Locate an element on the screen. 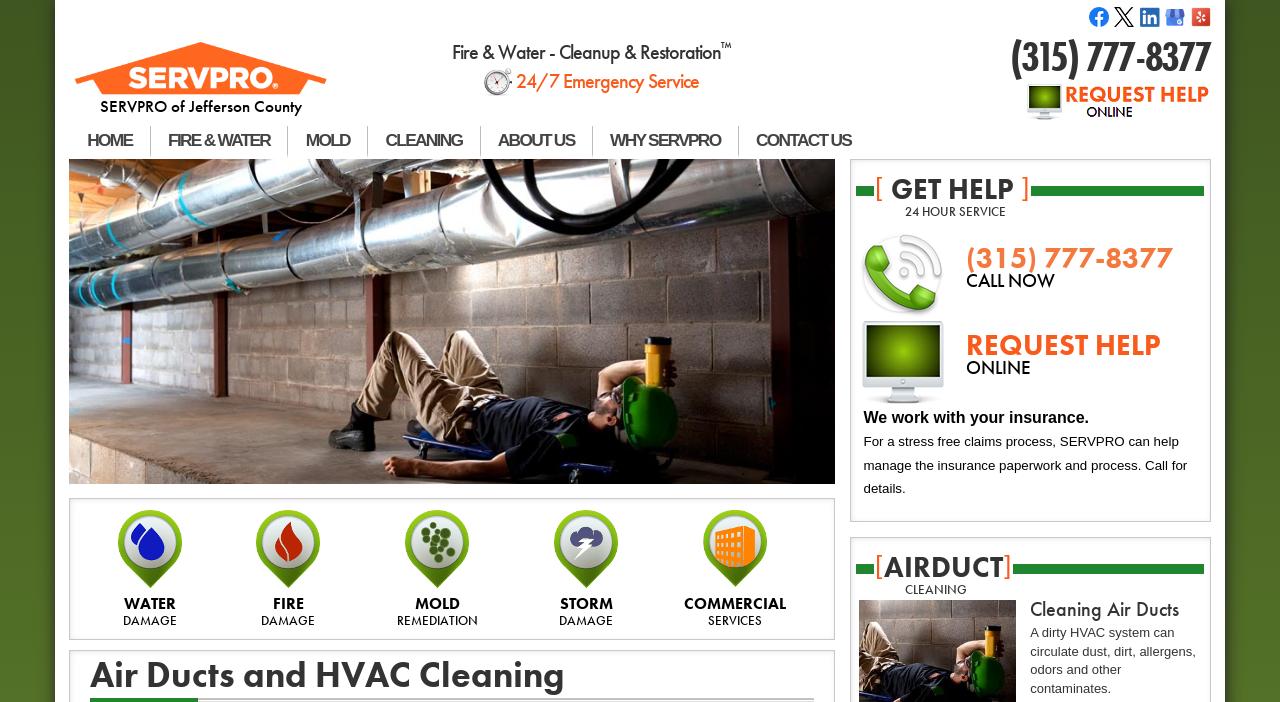 The width and height of the screenshot is (1280, 702). 'get help' is located at coordinates (881, 188).